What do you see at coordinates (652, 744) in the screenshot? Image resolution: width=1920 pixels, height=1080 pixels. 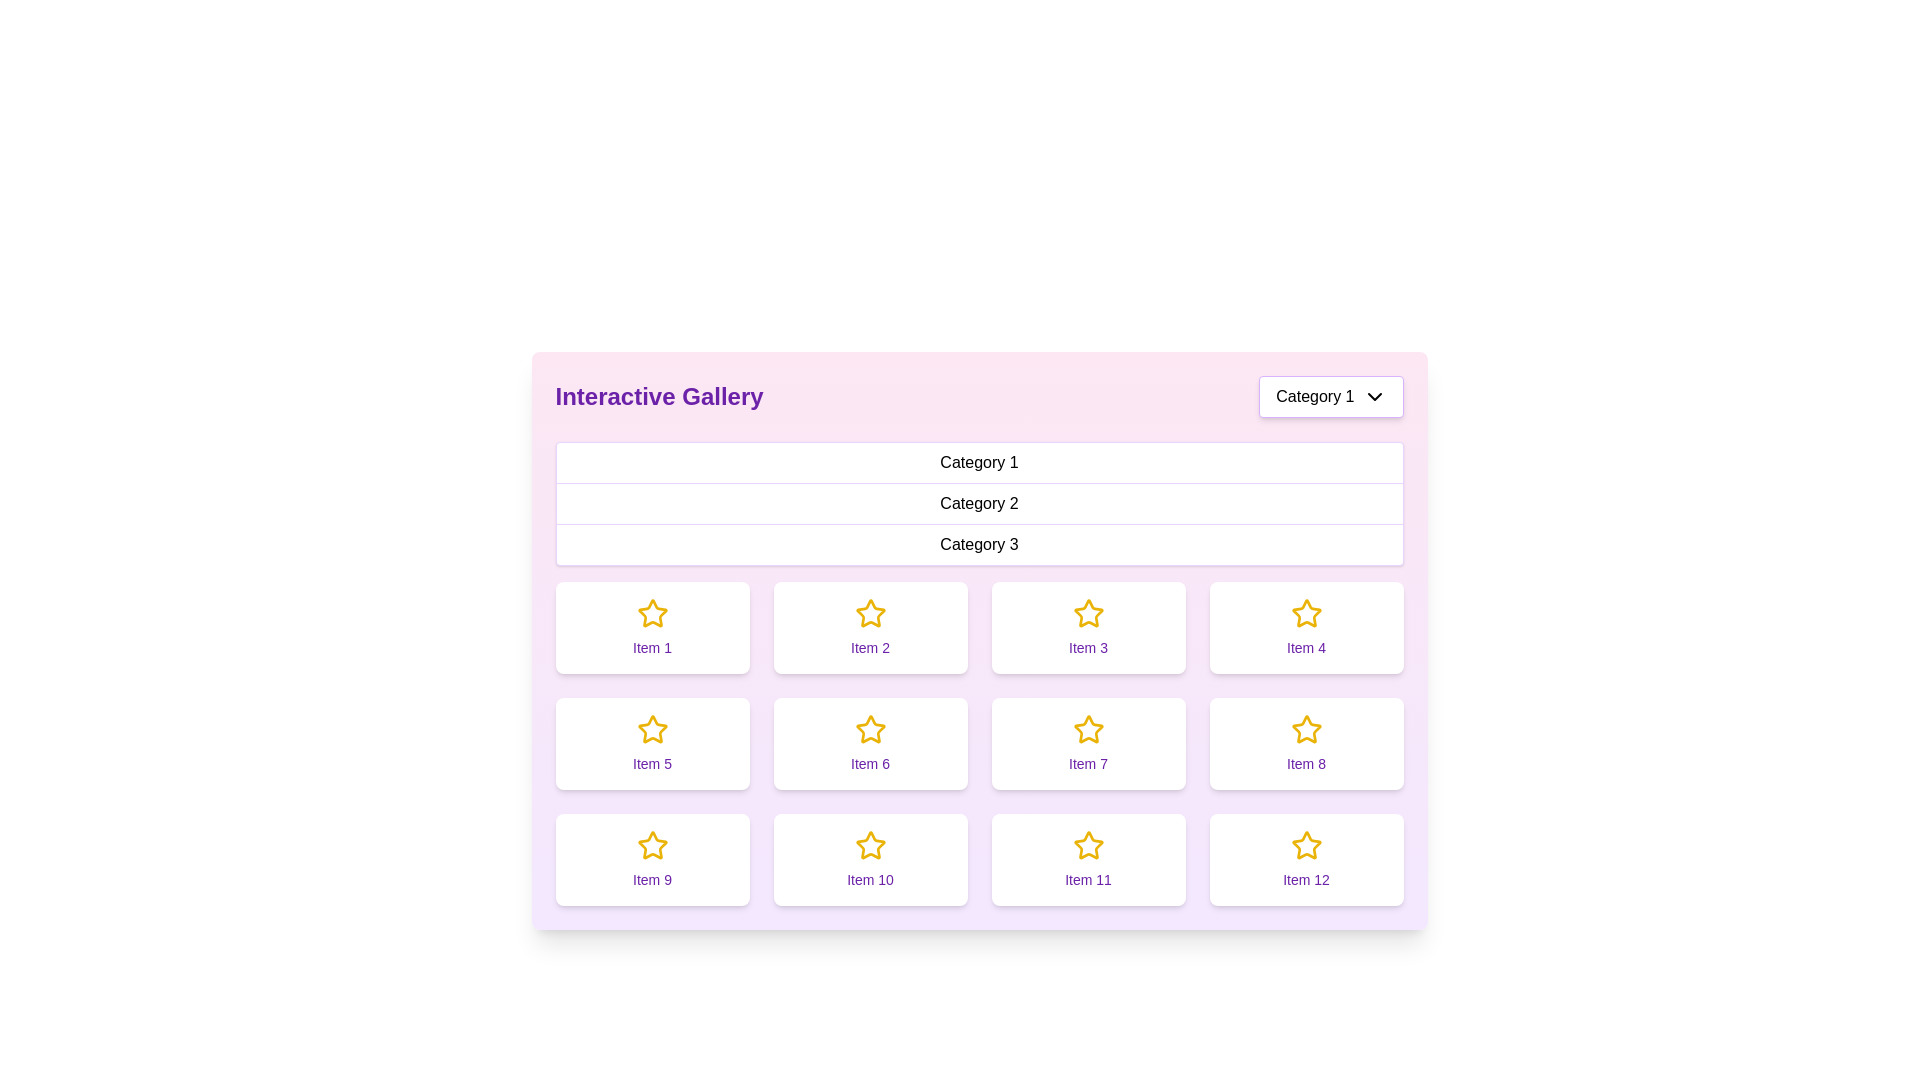 I see `the item card displaying 'Item 5' in the grid layout, which is located in the second row, first column` at bounding box center [652, 744].